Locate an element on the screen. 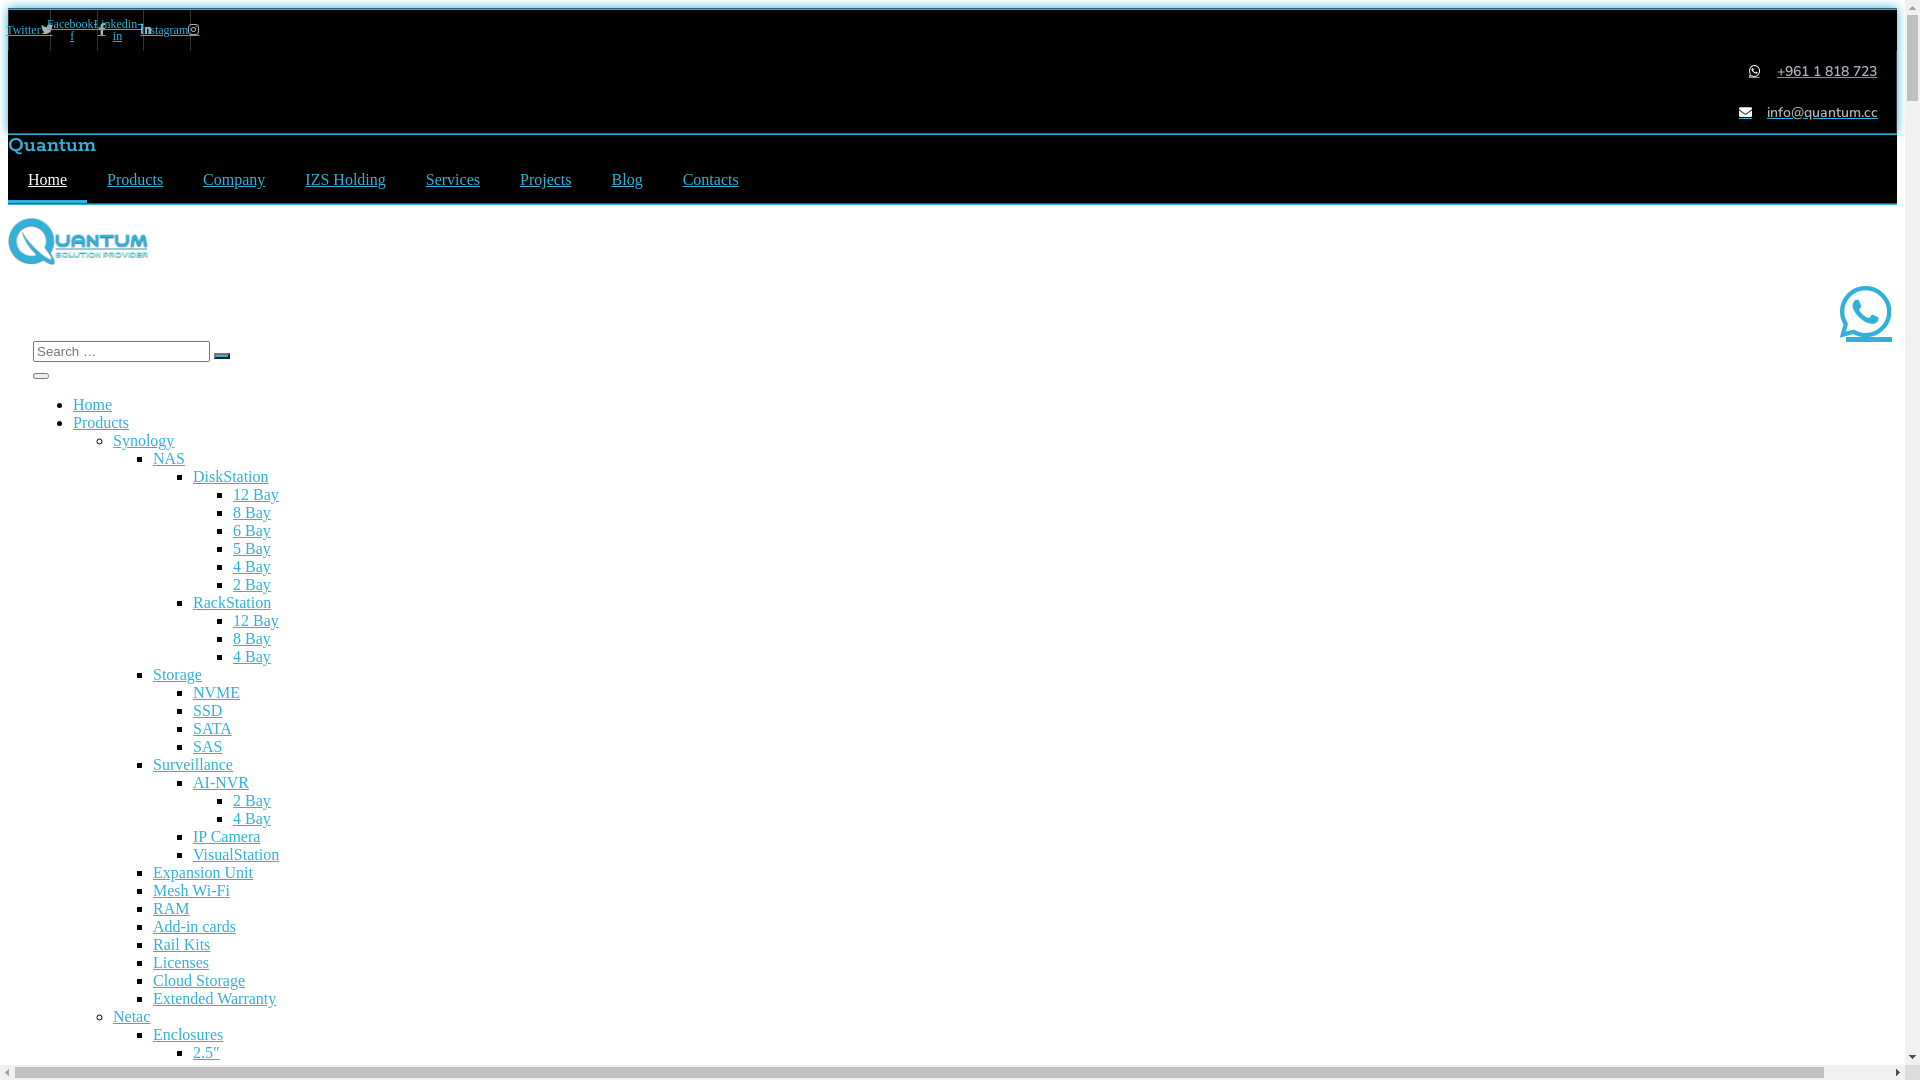  'AI-NVR' is located at coordinates (192, 781).